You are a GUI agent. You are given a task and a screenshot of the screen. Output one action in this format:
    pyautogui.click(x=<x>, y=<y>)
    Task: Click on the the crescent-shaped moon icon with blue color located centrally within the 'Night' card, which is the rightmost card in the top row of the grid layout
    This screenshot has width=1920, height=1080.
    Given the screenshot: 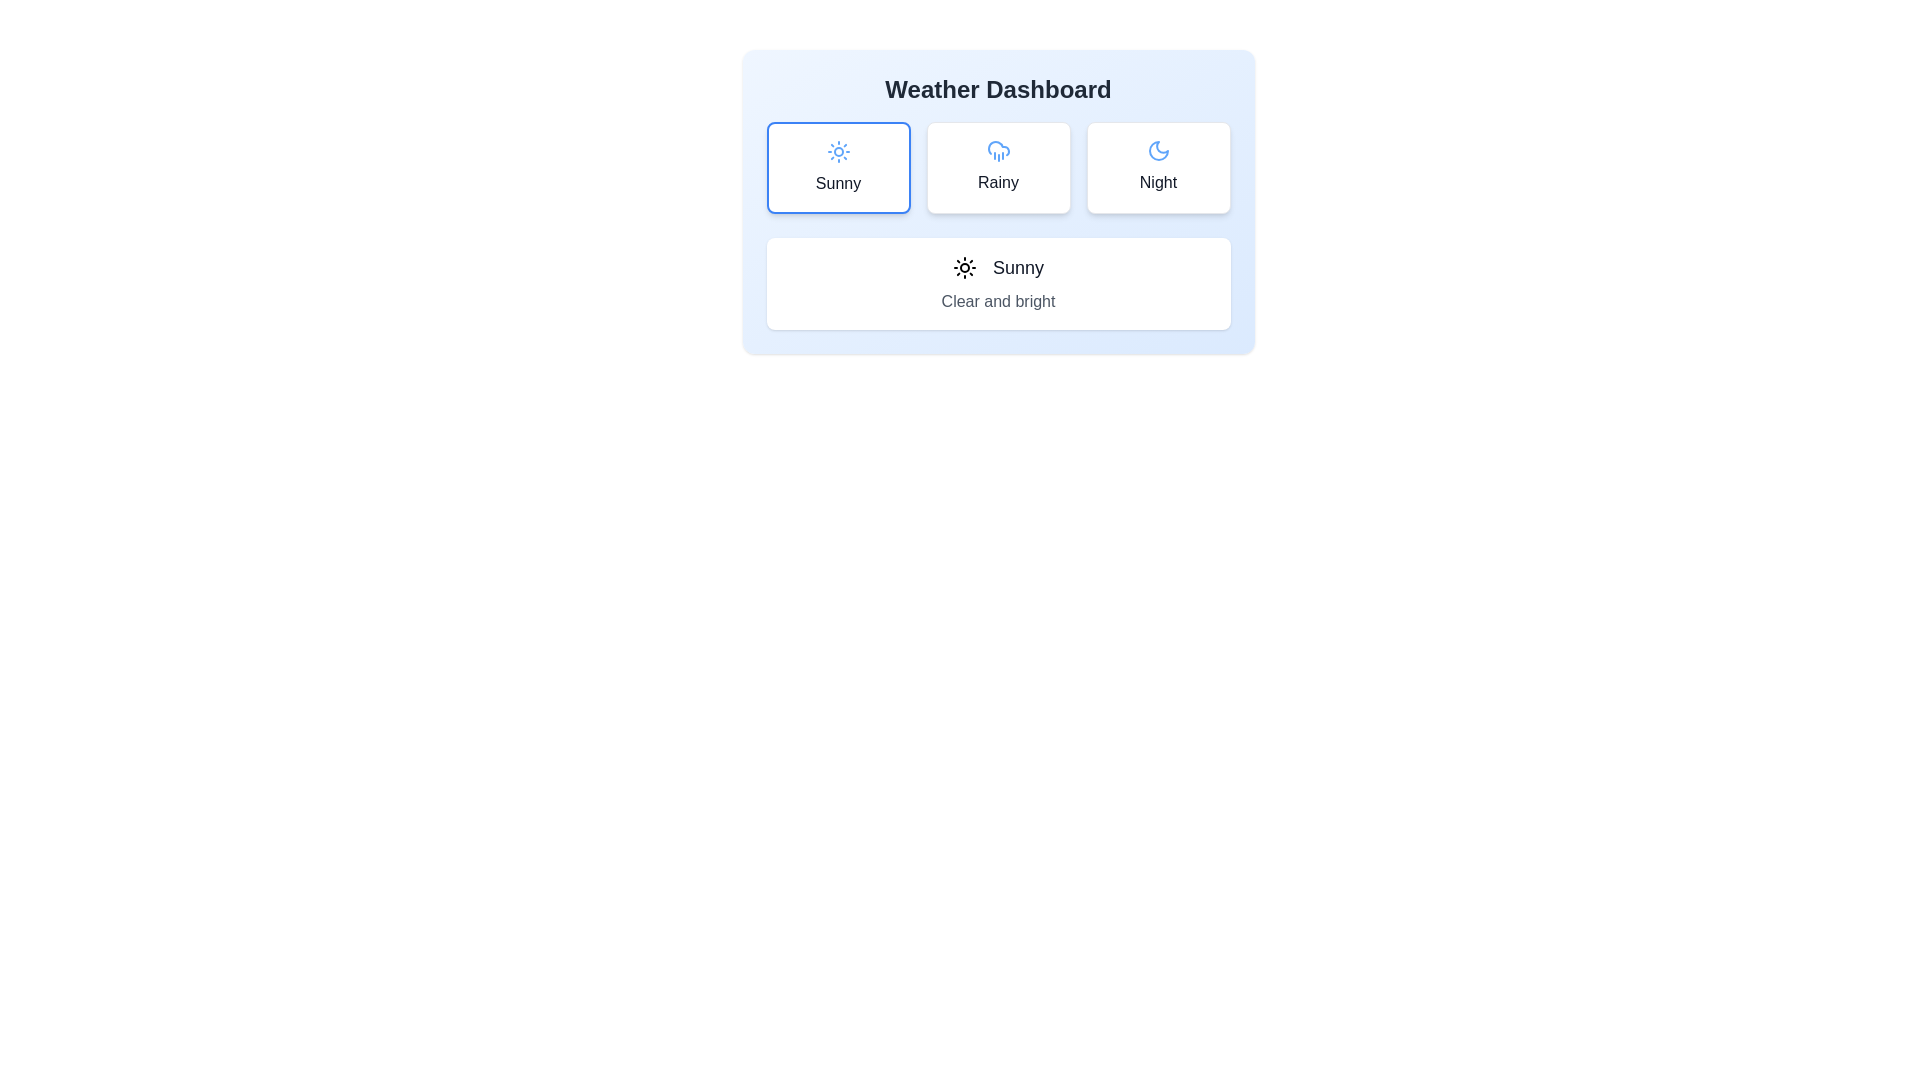 What is the action you would take?
    pyautogui.click(x=1158, y=149)
    